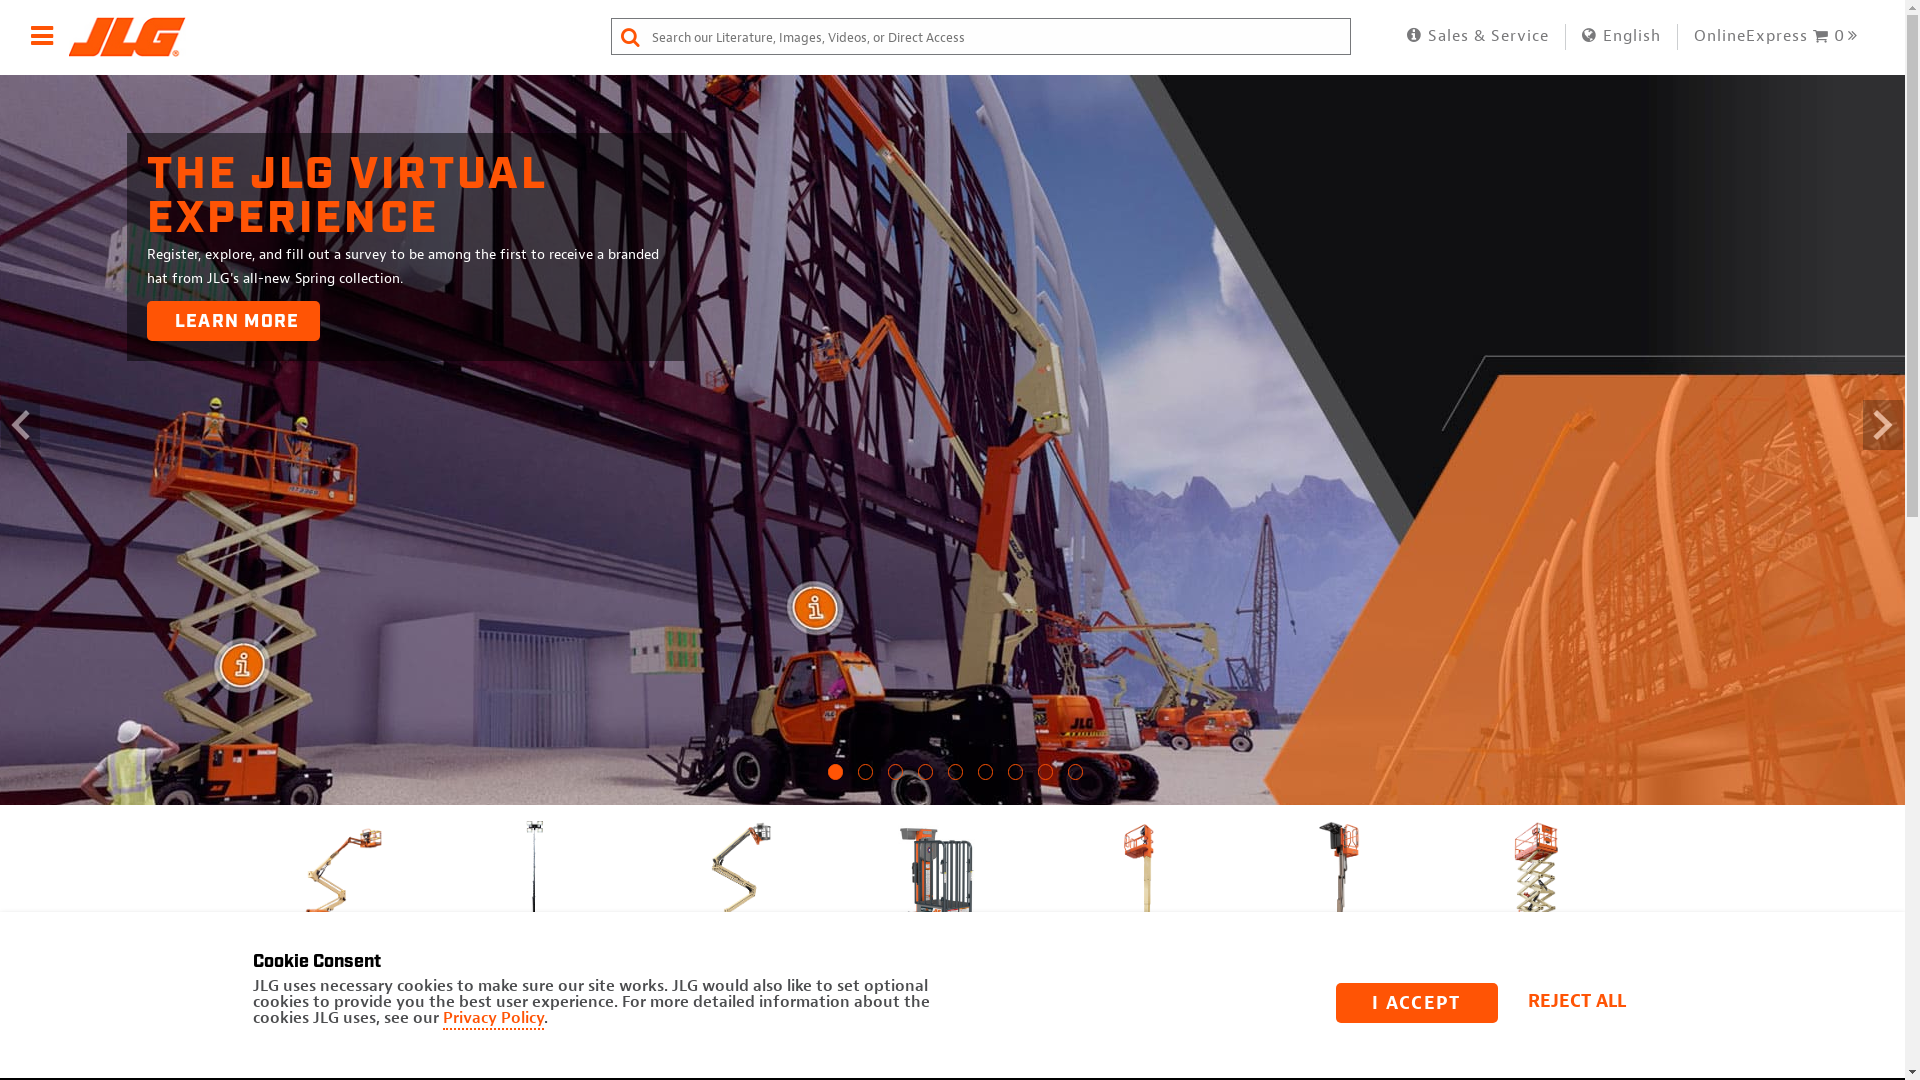 The height and width of the screenshot is (1080, 1920). Describe the element at coordinates (894, 778) in the screenshot. I see `'3'` at that location.